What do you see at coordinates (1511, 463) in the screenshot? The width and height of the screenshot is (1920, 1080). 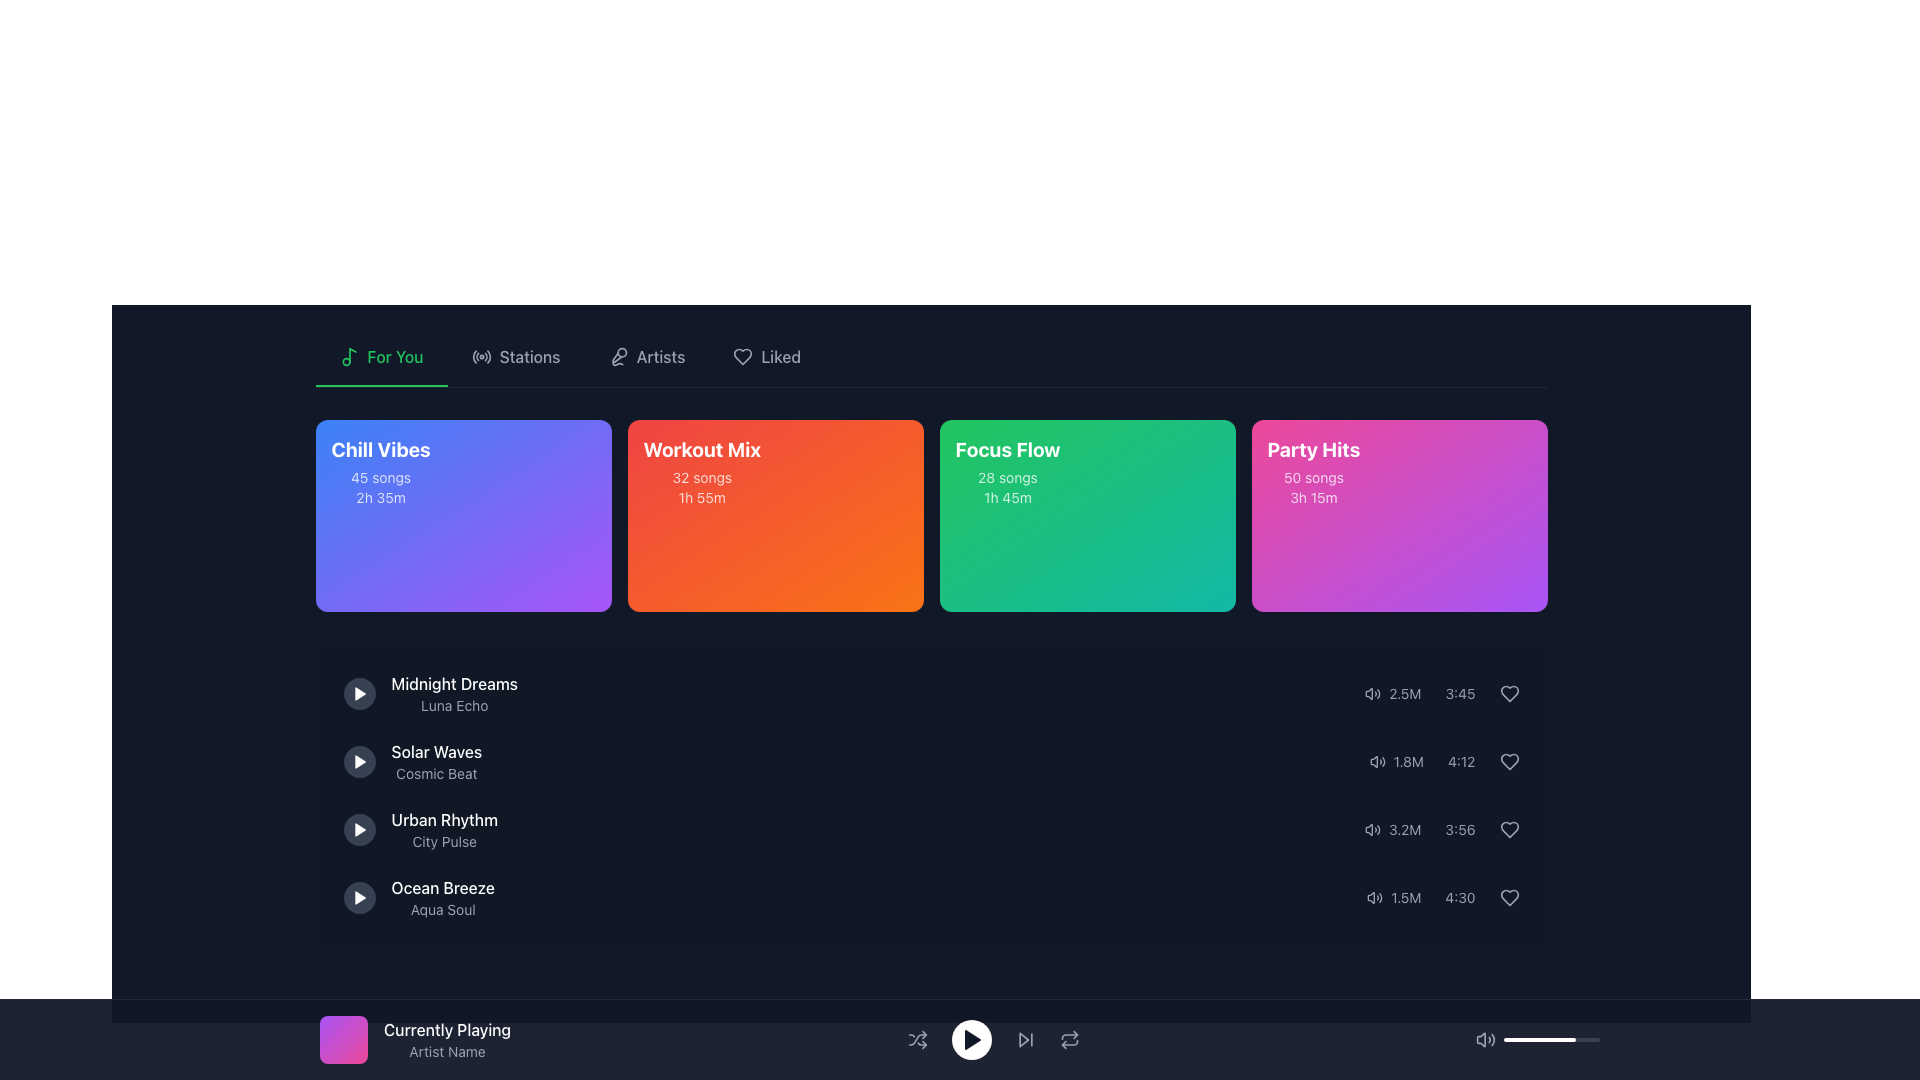 I see `the playback button located at the top-right corner of the 'Party Hits' card to initiate playback` at bounding box center [1511, 463].